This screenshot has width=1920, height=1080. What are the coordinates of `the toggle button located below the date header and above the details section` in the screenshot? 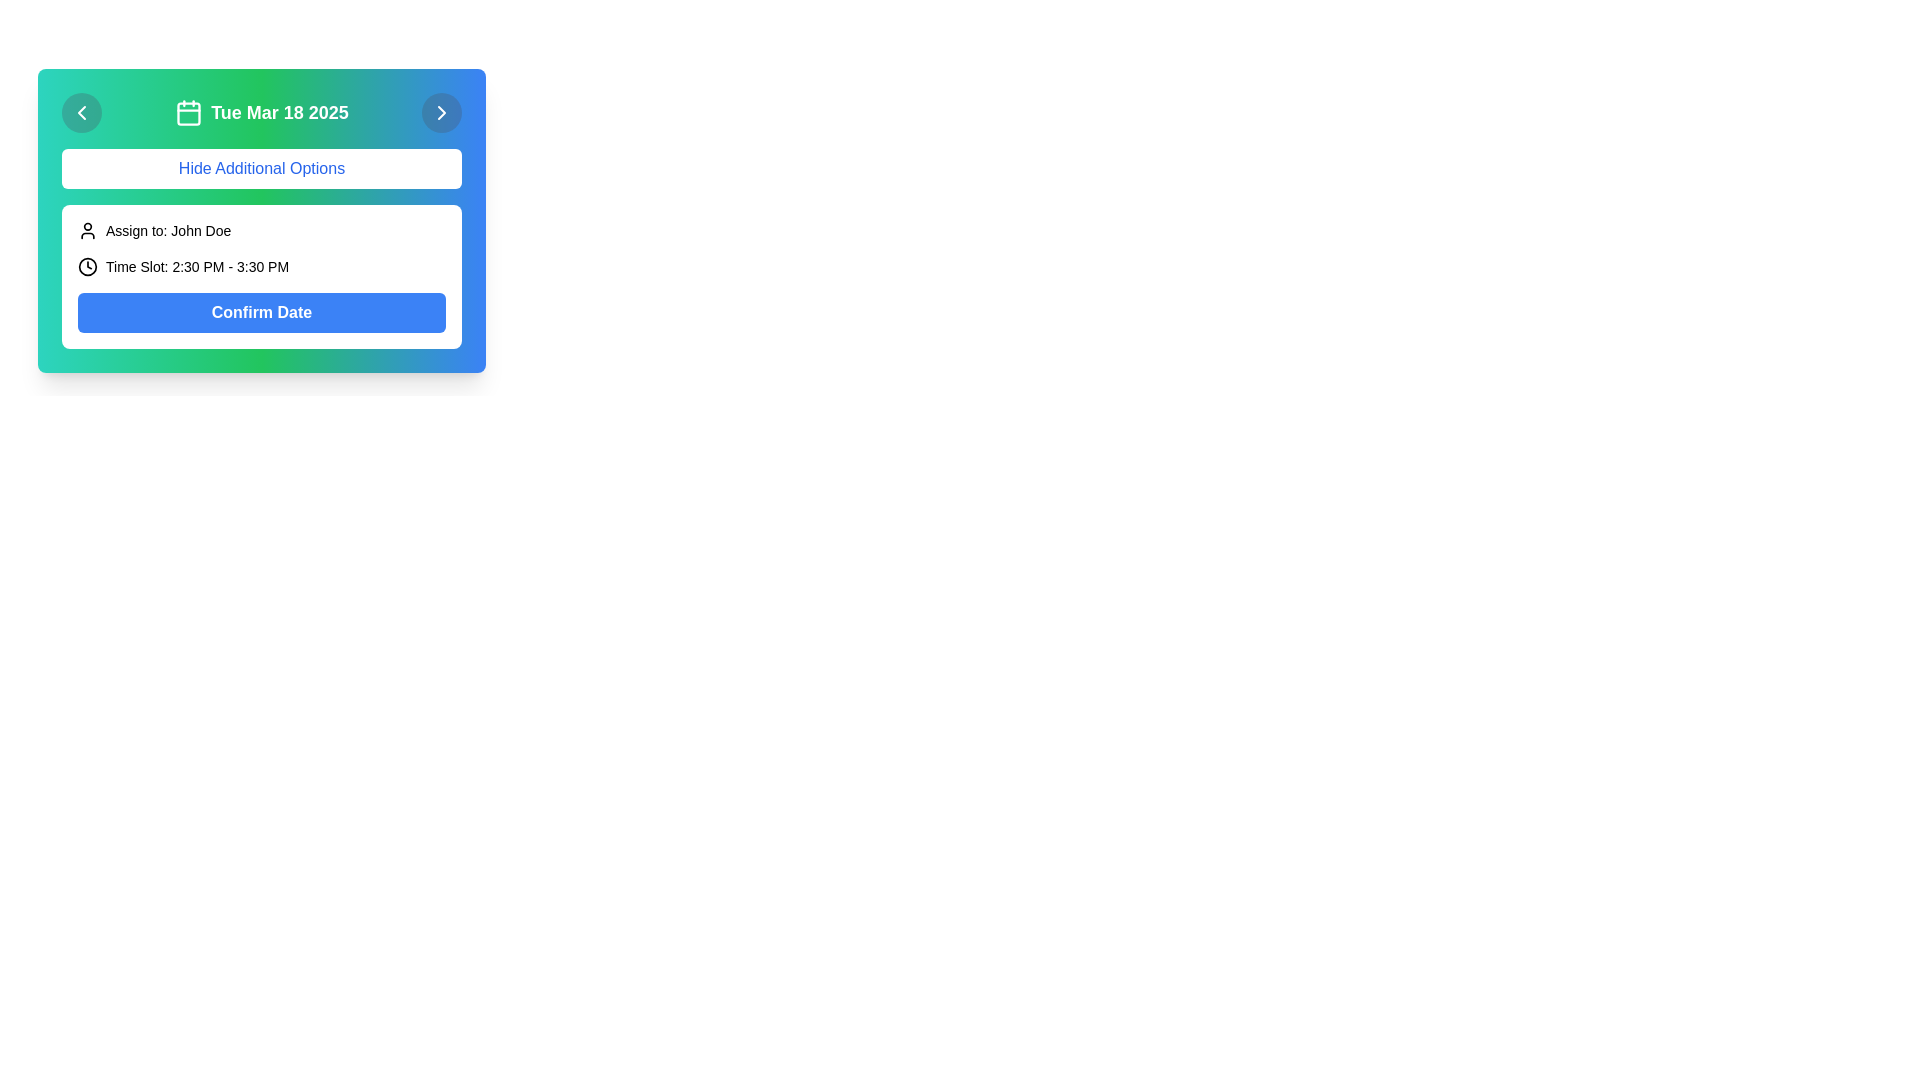 It's located at (261, 168).